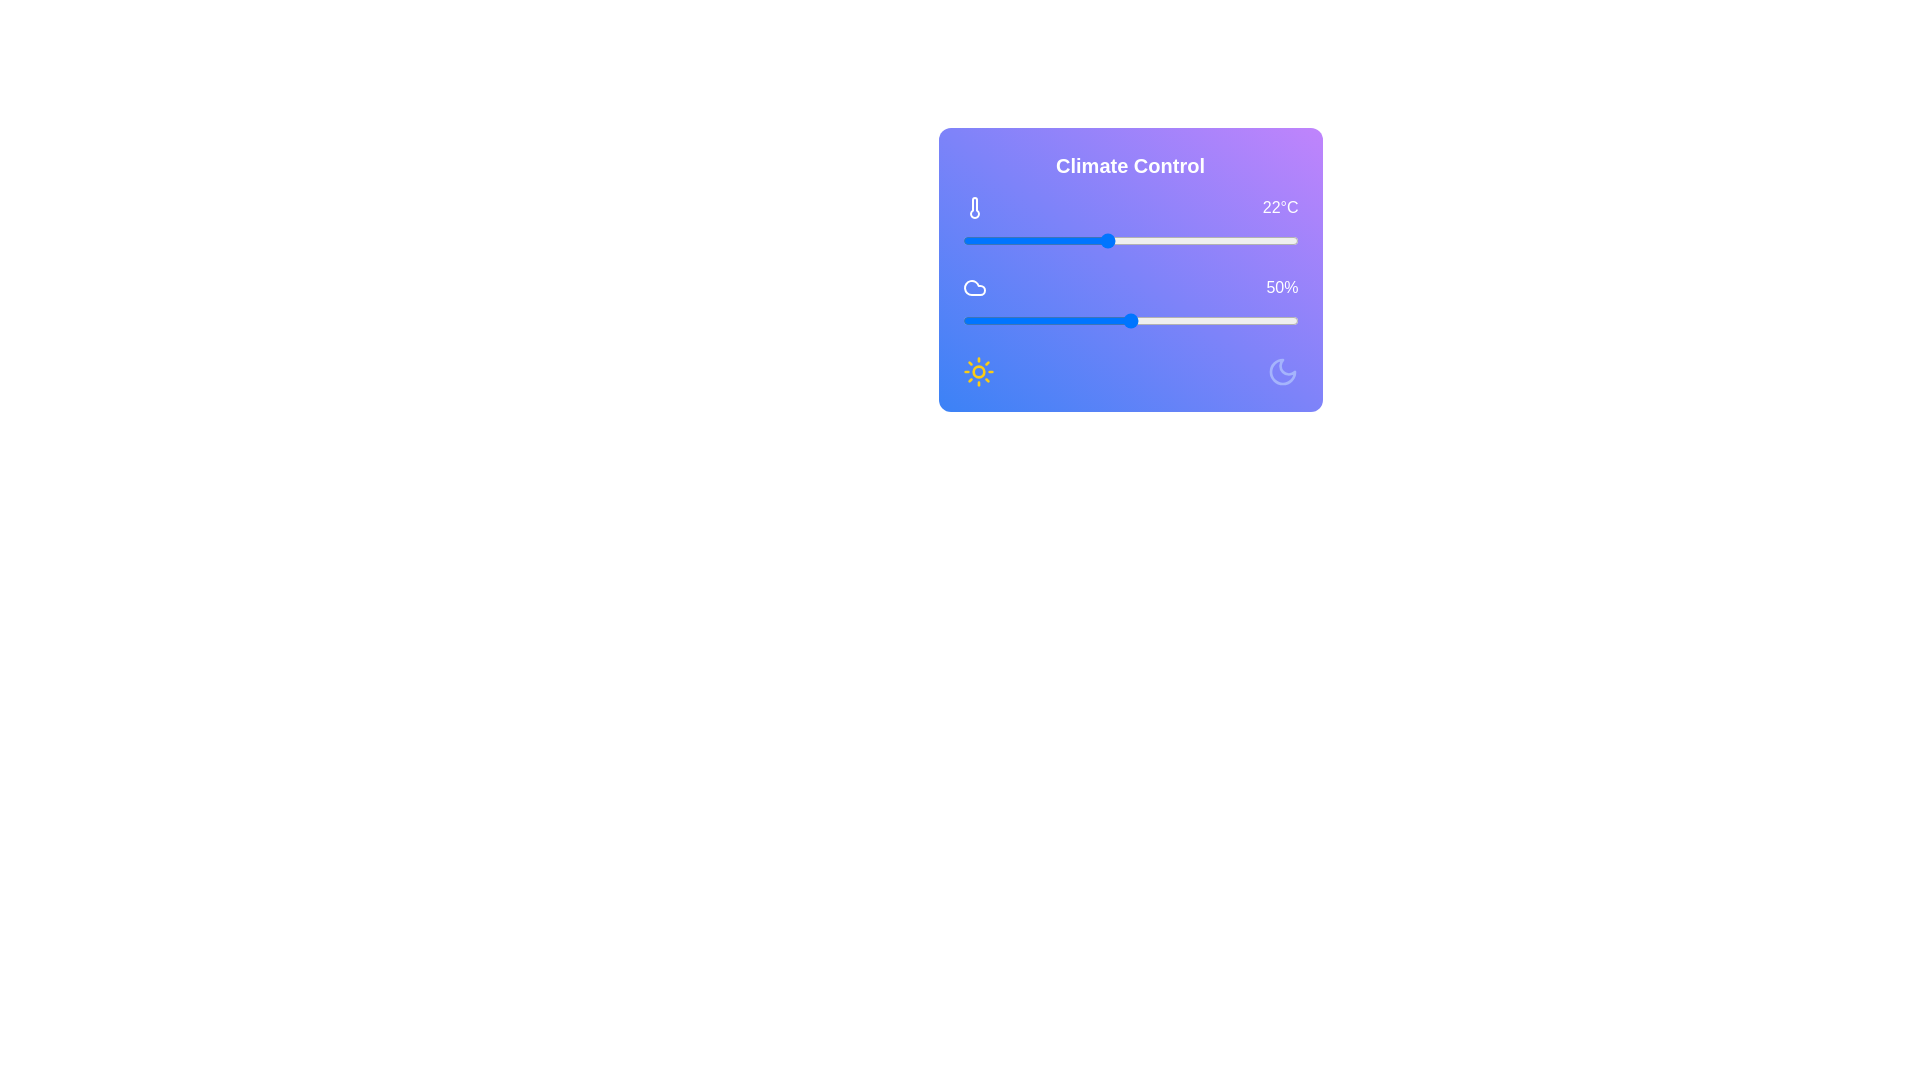 The height and width of the screenshot is (1080, 1920). I want to click on the slider, so click(1274, 288).